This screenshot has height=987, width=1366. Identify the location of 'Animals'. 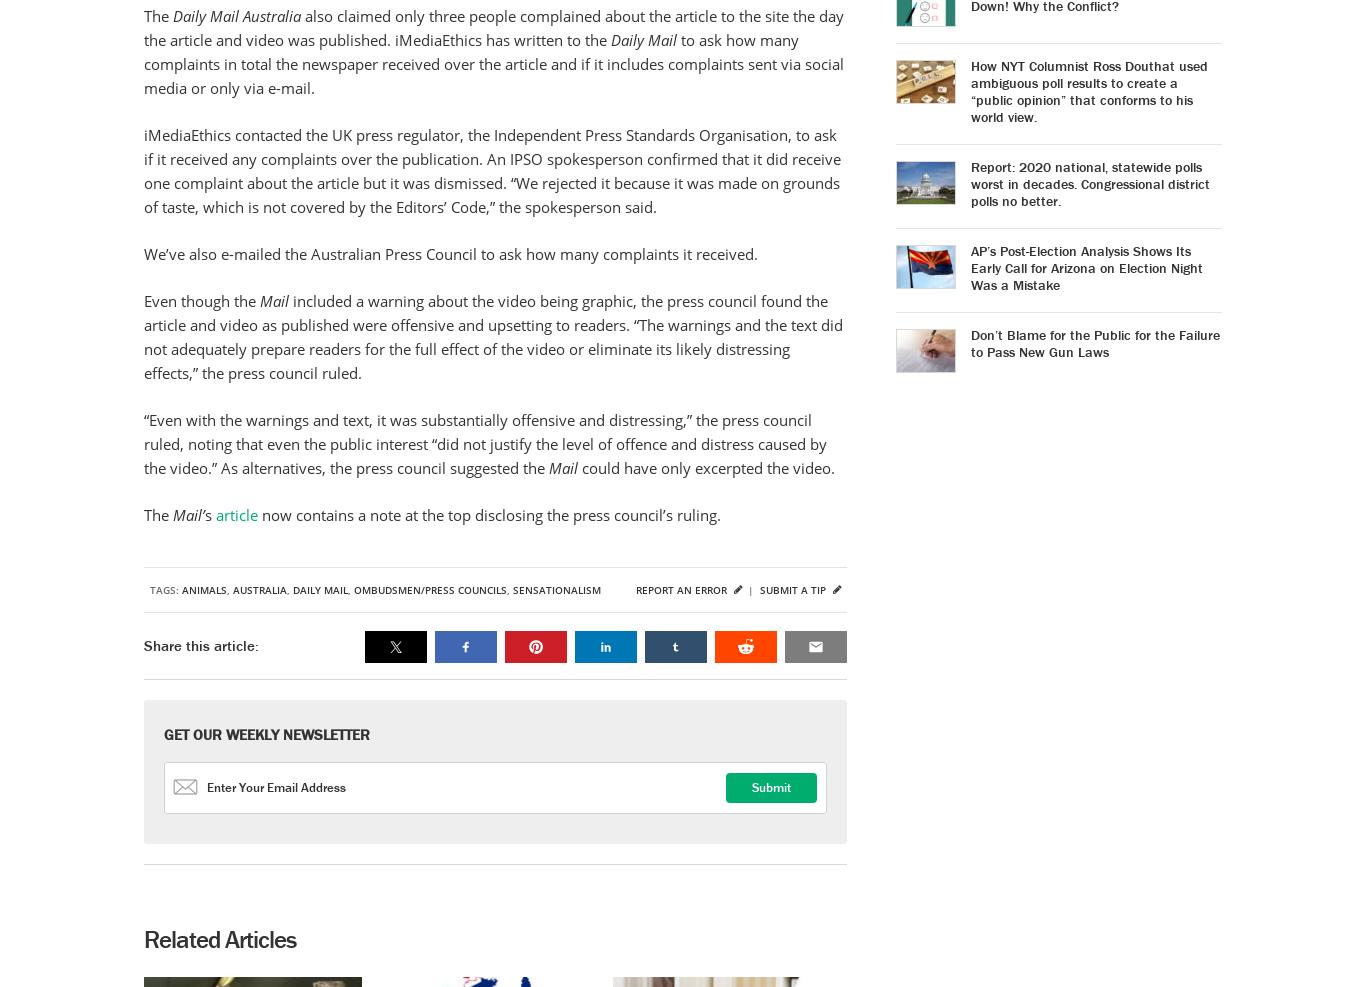
(180, 589).